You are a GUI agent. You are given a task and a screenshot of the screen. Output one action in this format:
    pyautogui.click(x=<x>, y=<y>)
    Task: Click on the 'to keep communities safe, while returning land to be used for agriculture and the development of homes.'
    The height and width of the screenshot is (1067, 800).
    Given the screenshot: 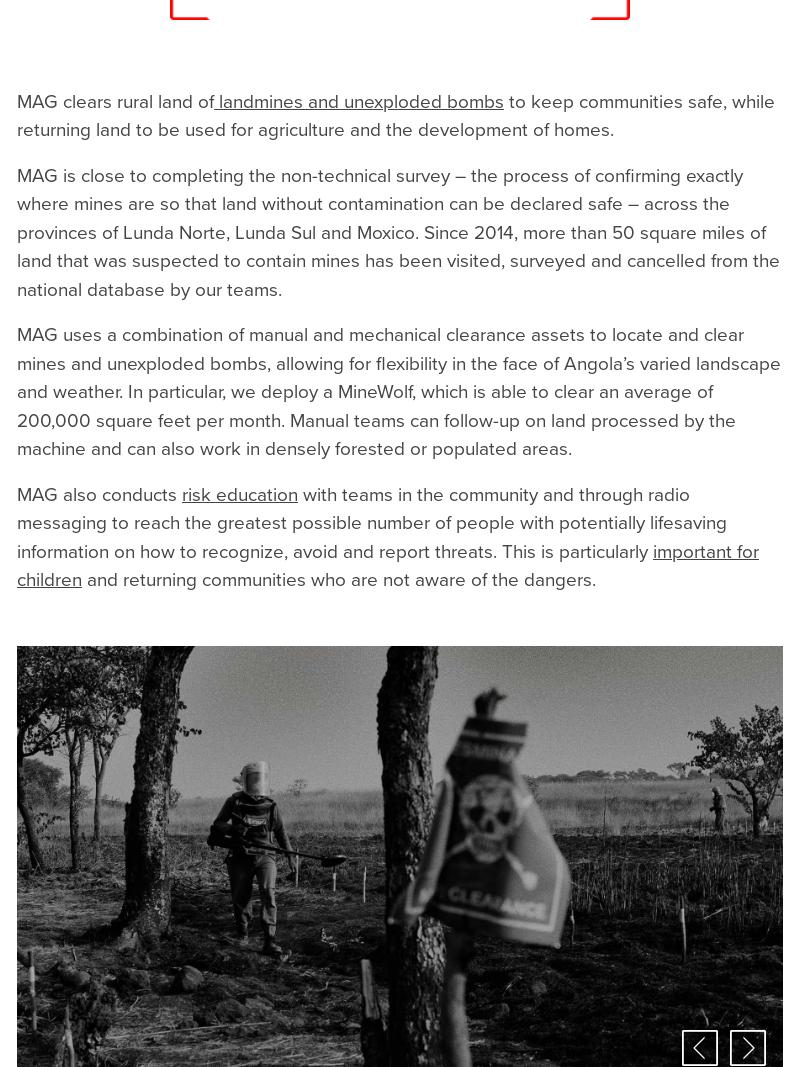 What is the action you would take?
    pyautogui.click(x=395, y=114)
    